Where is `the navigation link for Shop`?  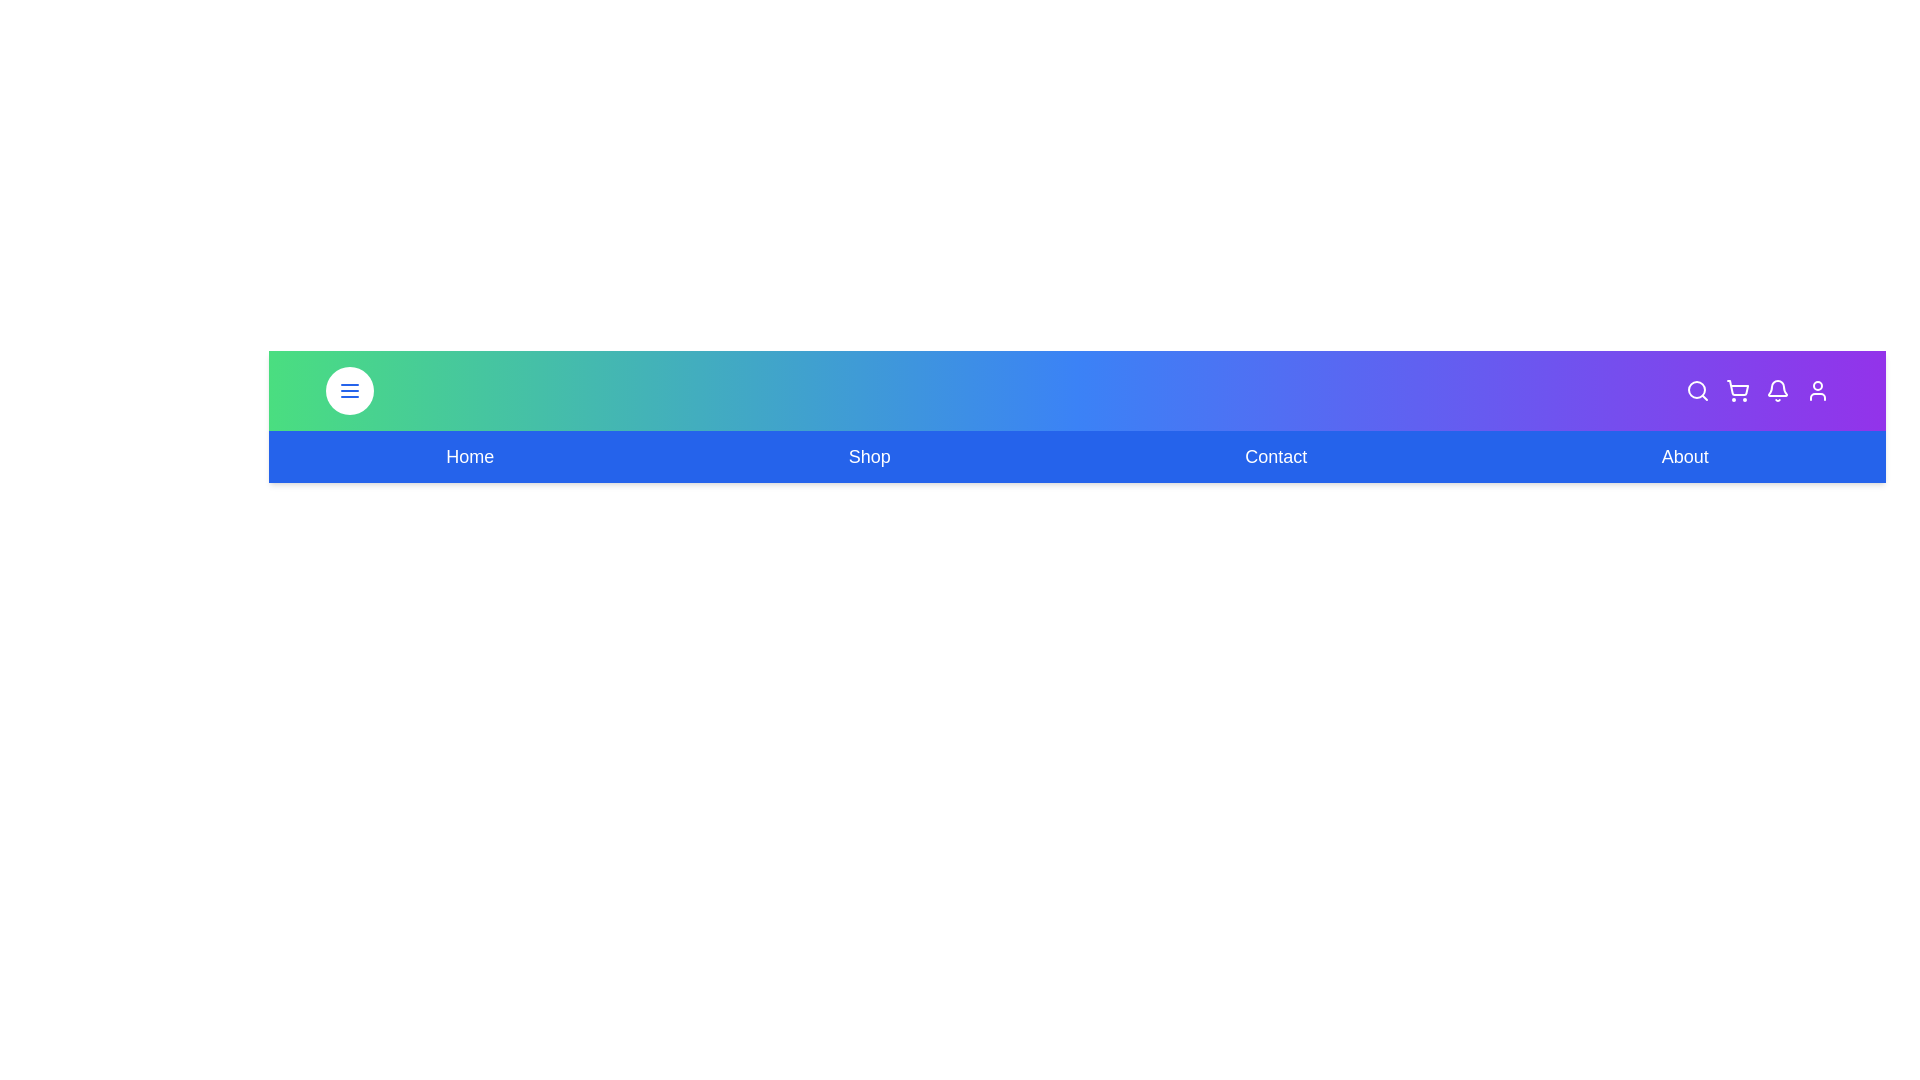
the navigation link for Shop is located at coordinates (868, 456).